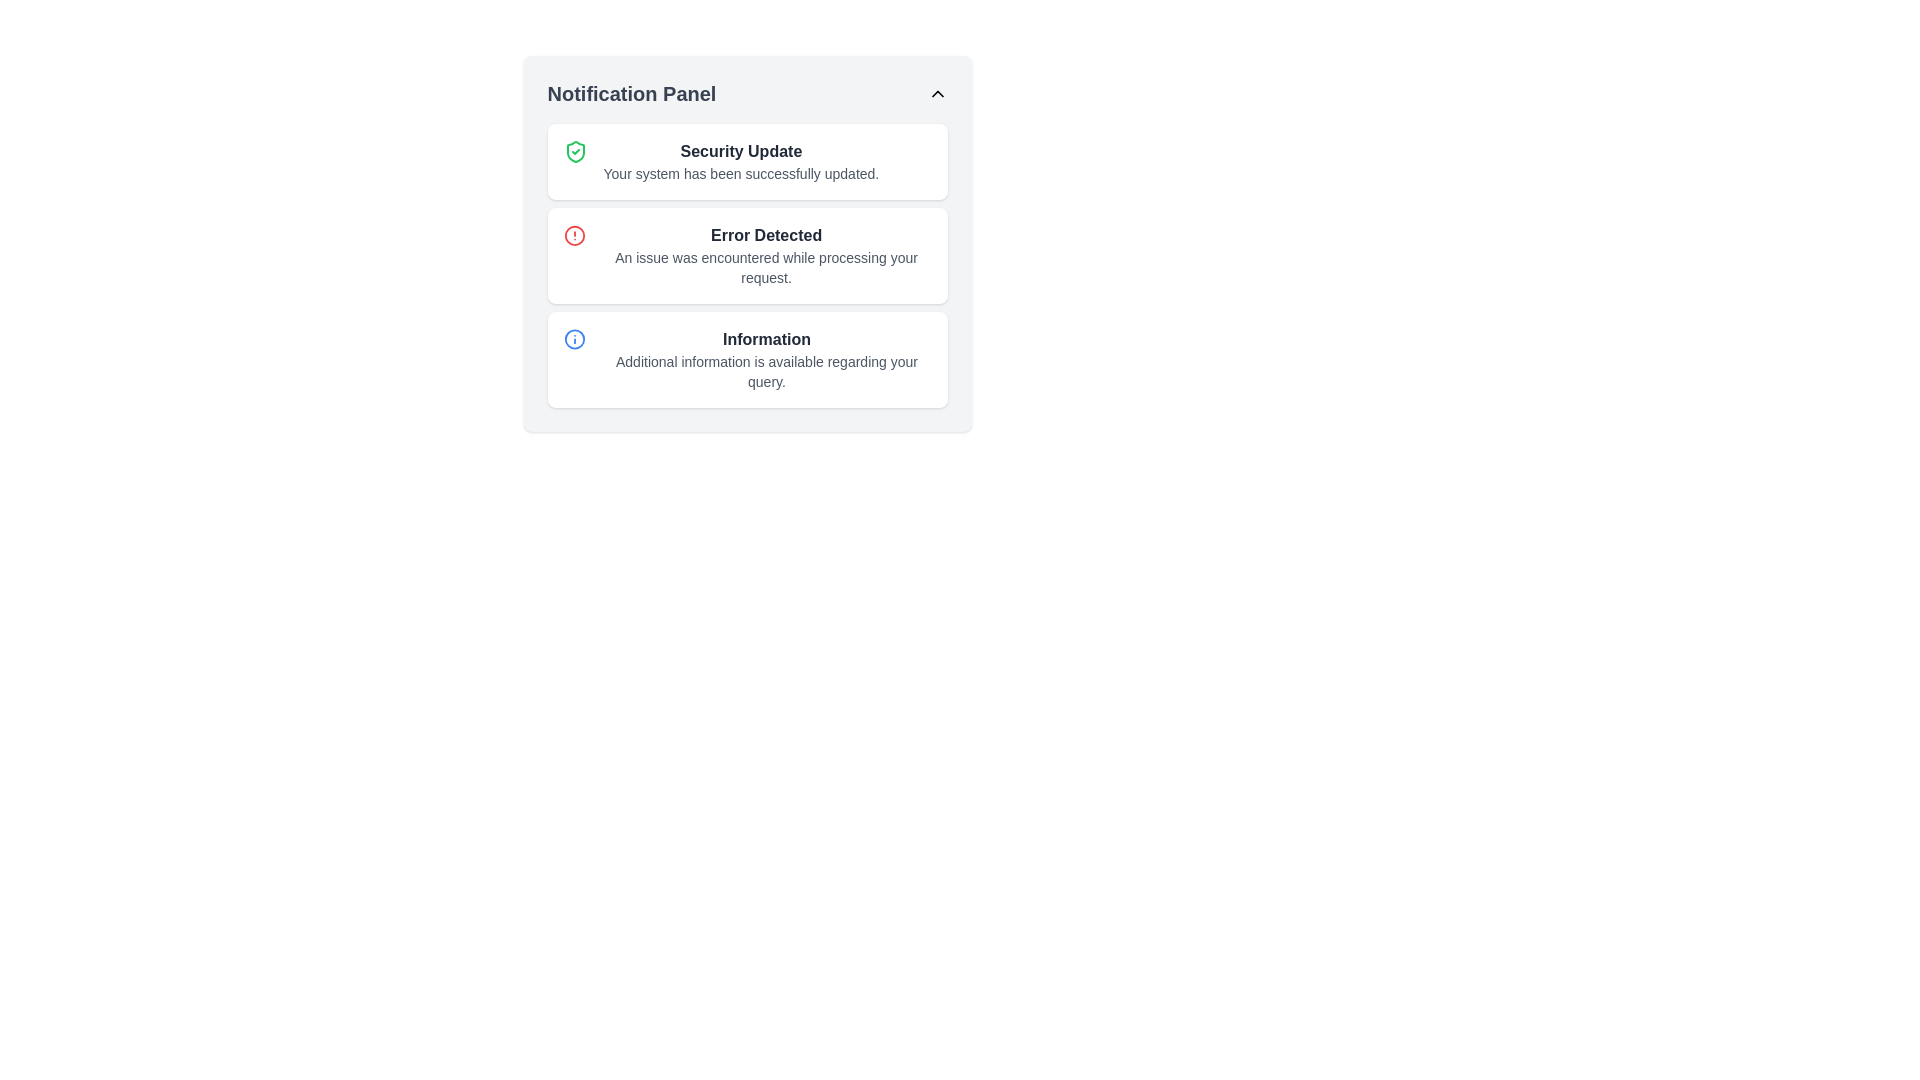 The image size is (1920, 1080). I want to click on the text label that reads 'Your system has been successfully updated.' located below the 'Security Update' header in the notification card, so click(740, 172).